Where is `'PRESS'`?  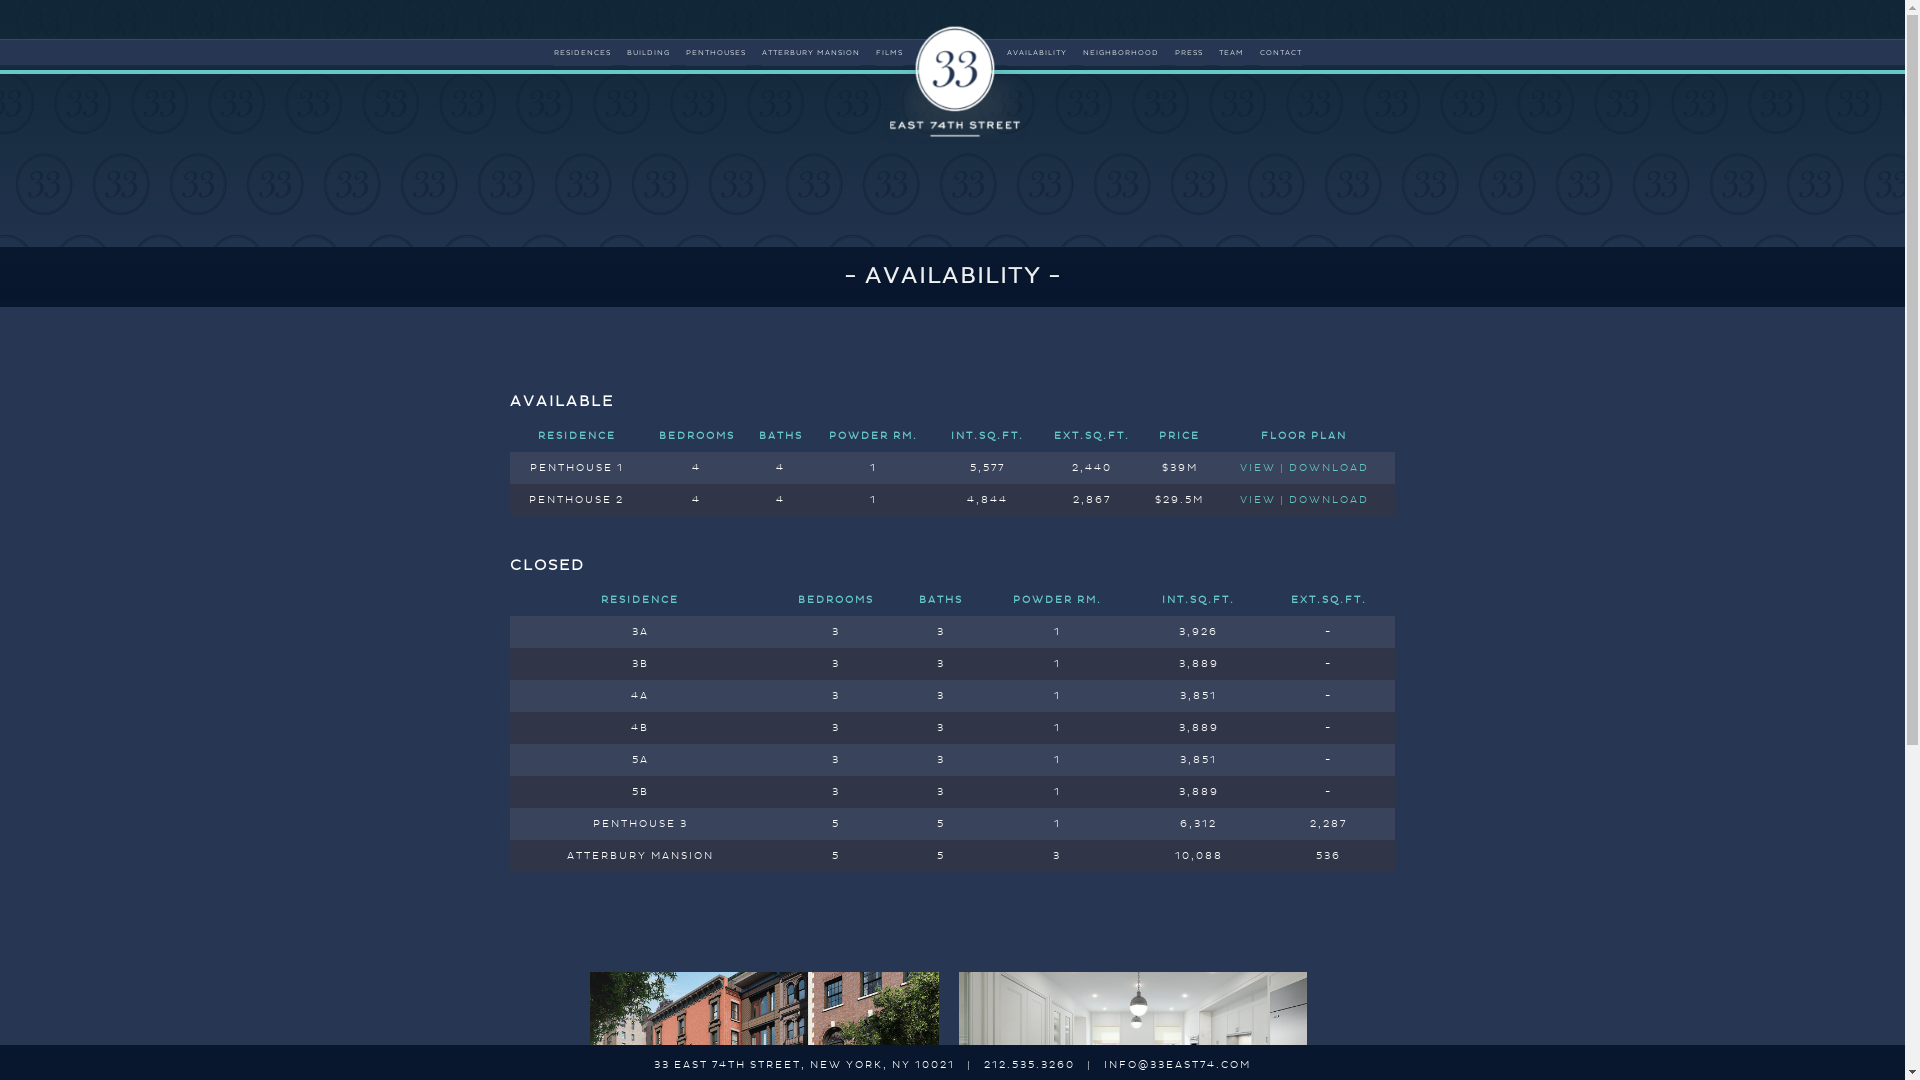 'PRESS' is located at coordinates (1175, 52).